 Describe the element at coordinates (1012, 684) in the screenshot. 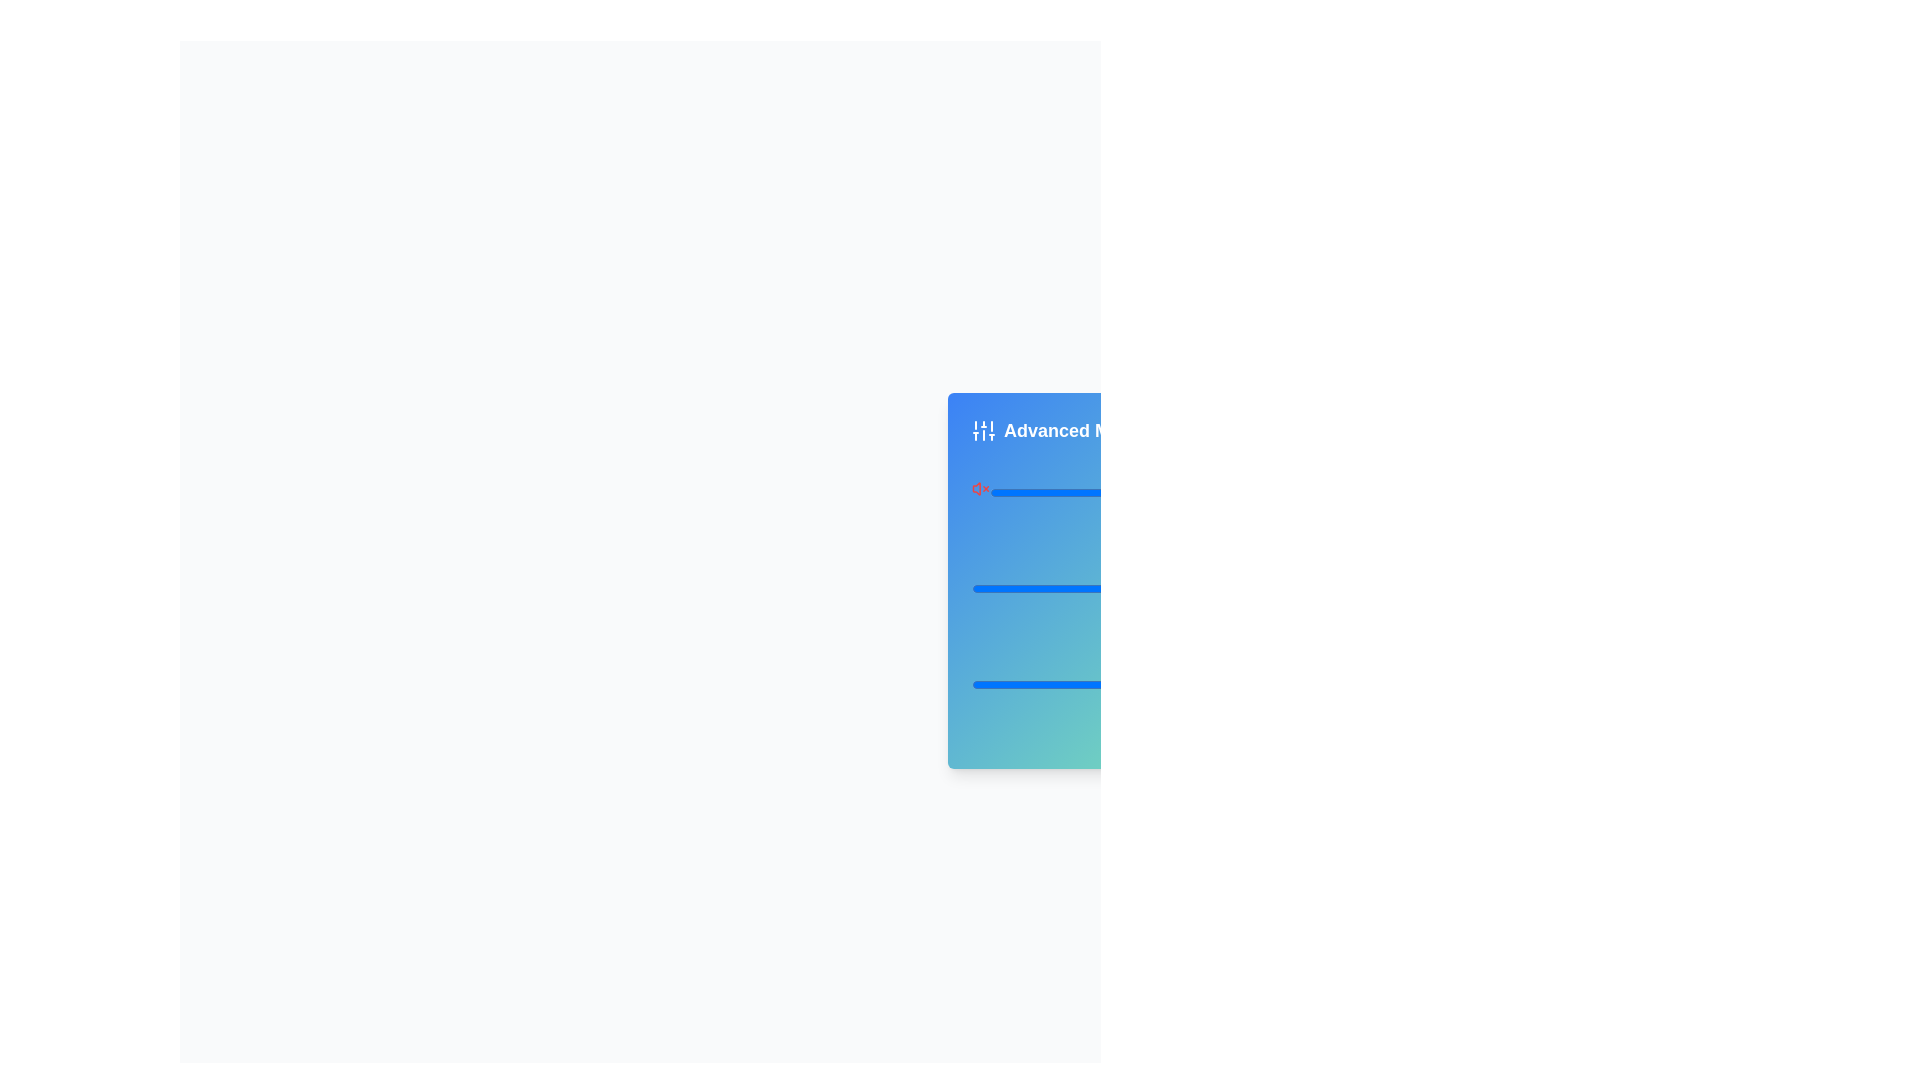

I see `slider value` at that location.